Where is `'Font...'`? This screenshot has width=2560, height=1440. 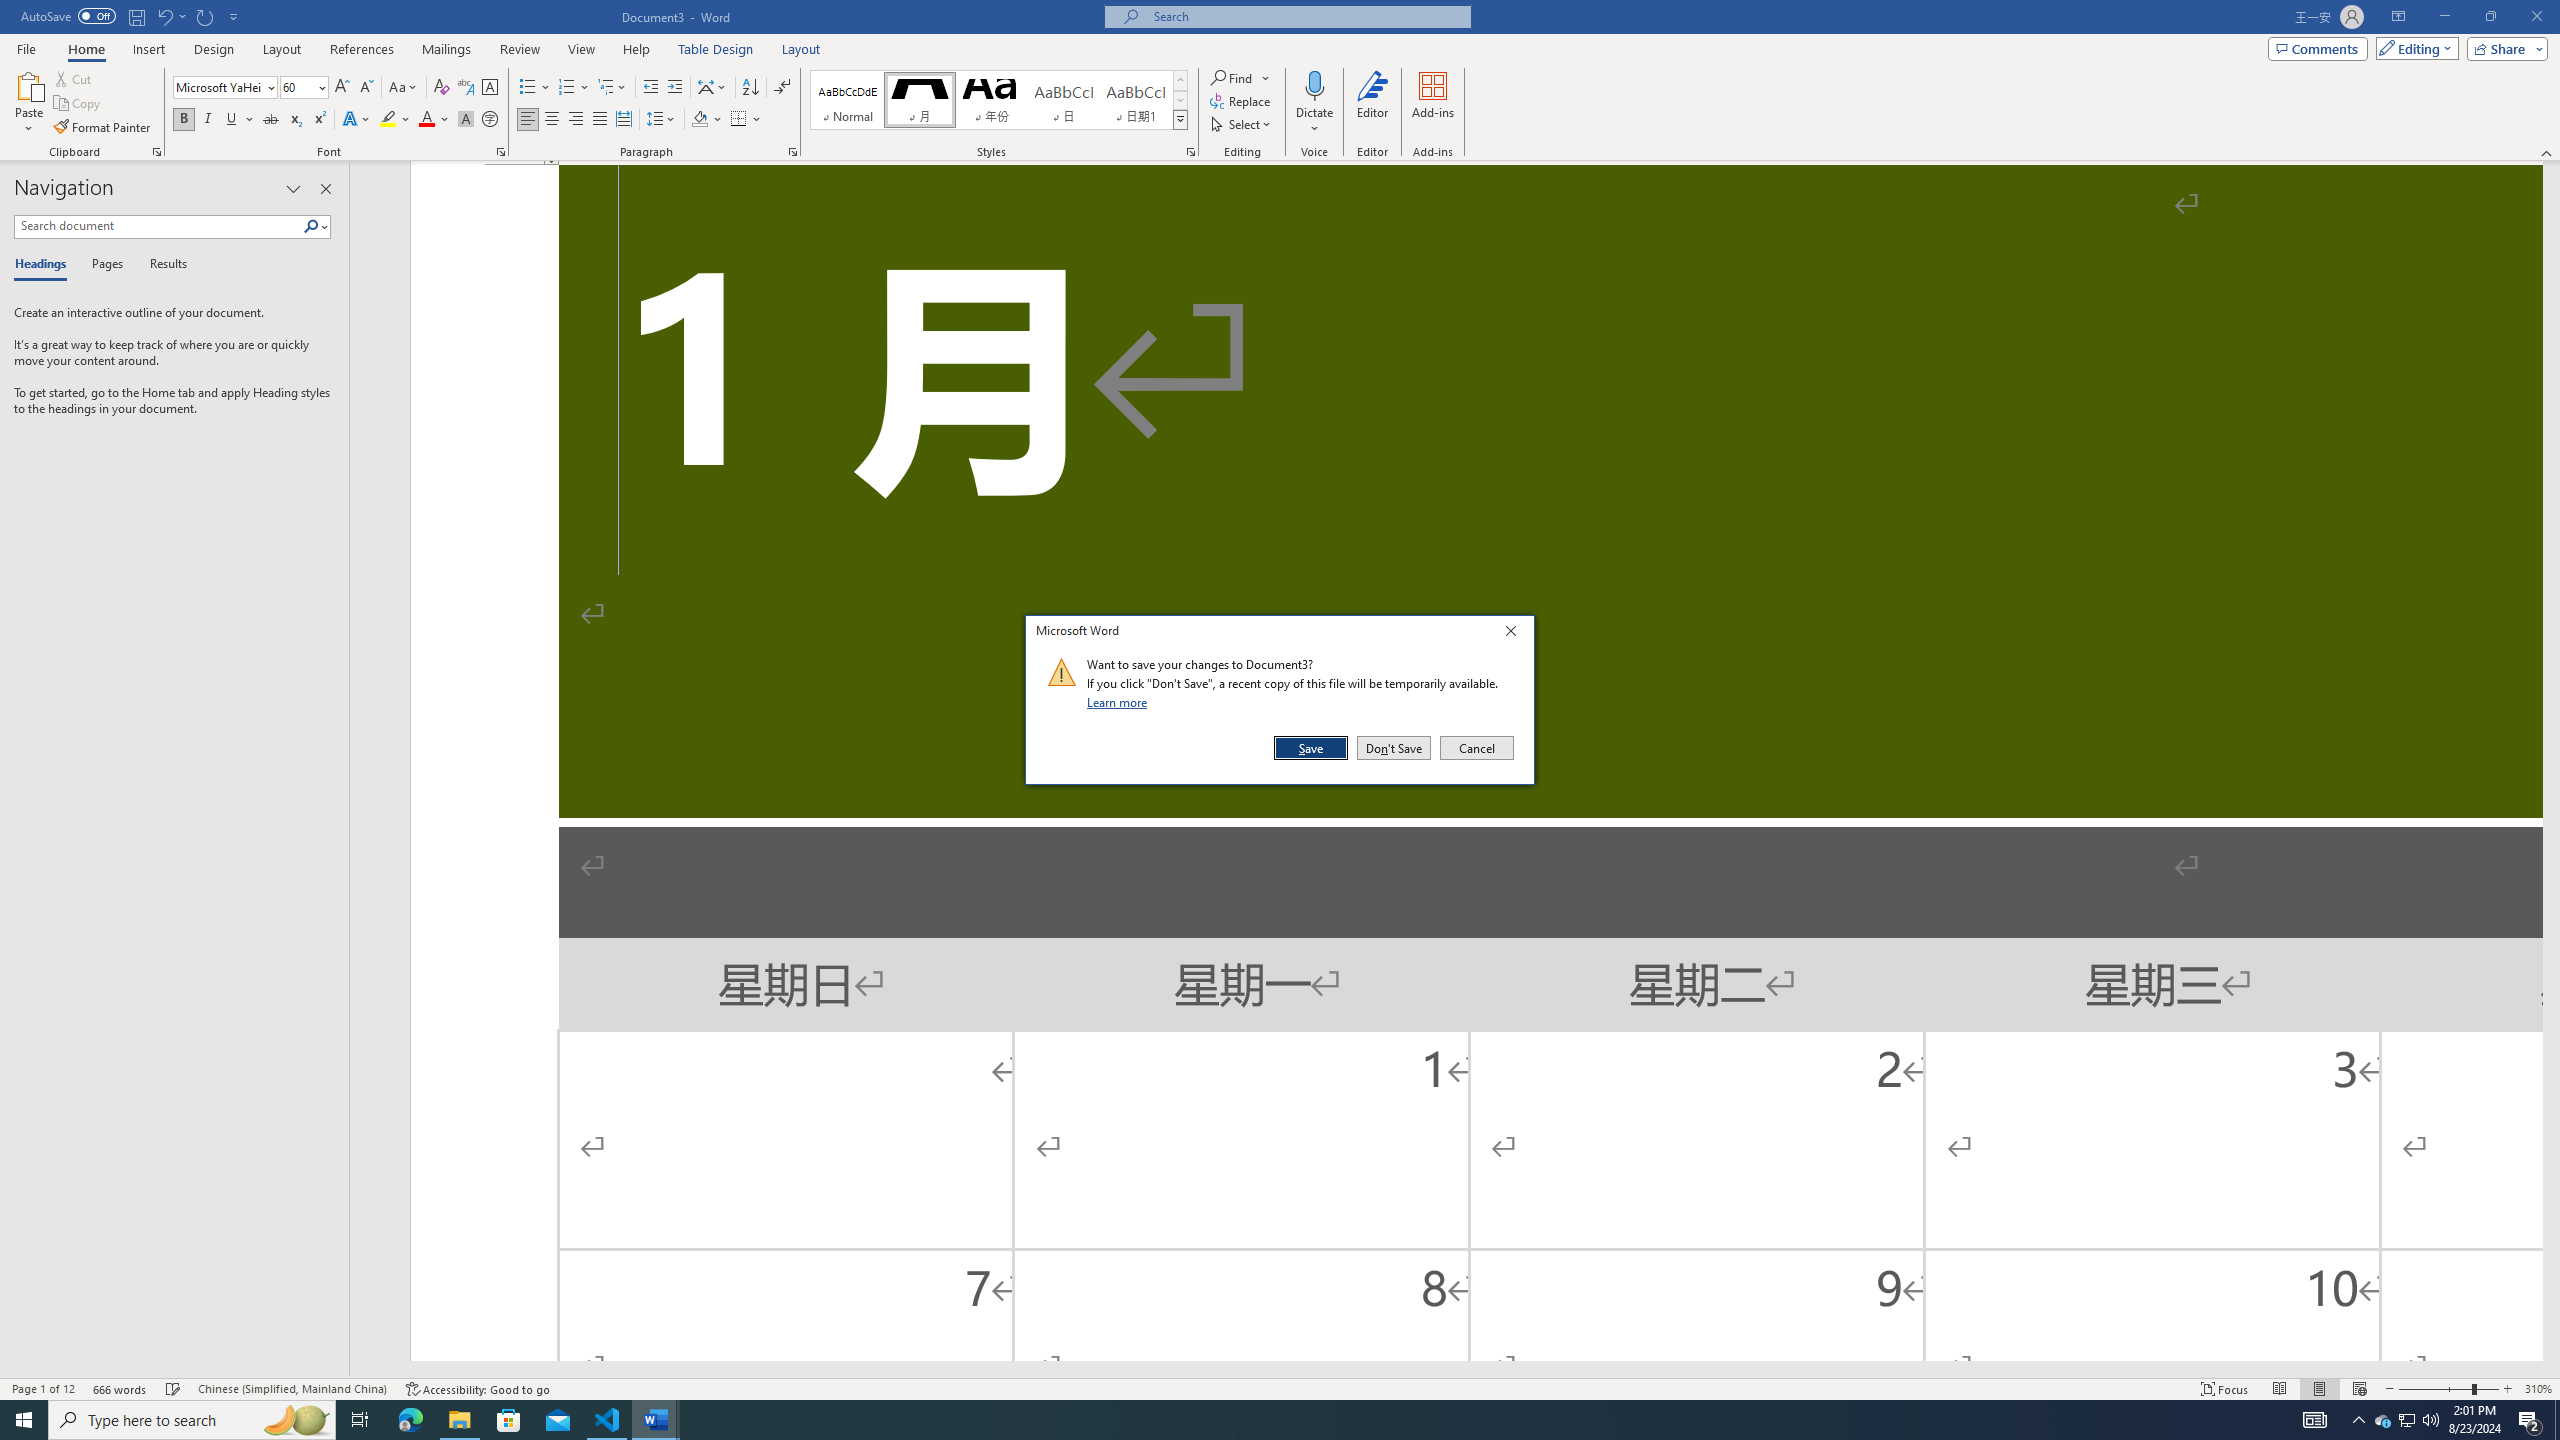 'Font...' is located at coordinates (501, 150).